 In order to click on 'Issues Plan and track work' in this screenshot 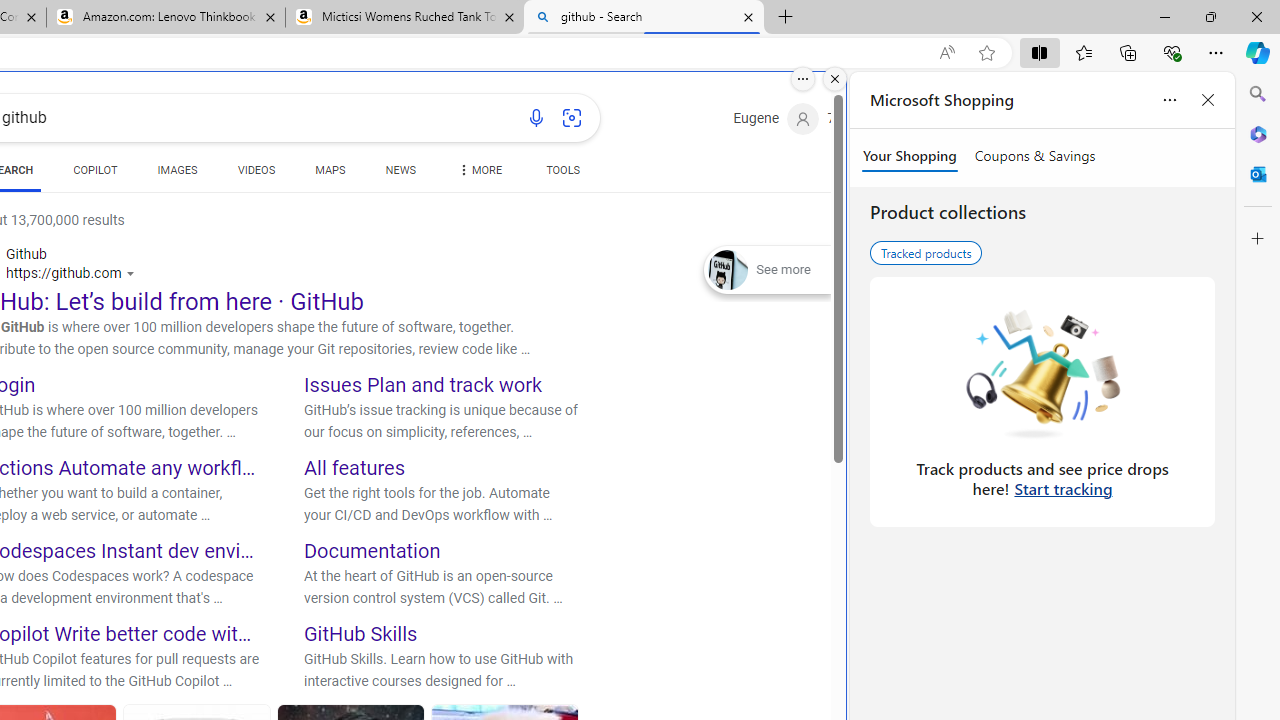, I will do `click(422, 384)`.